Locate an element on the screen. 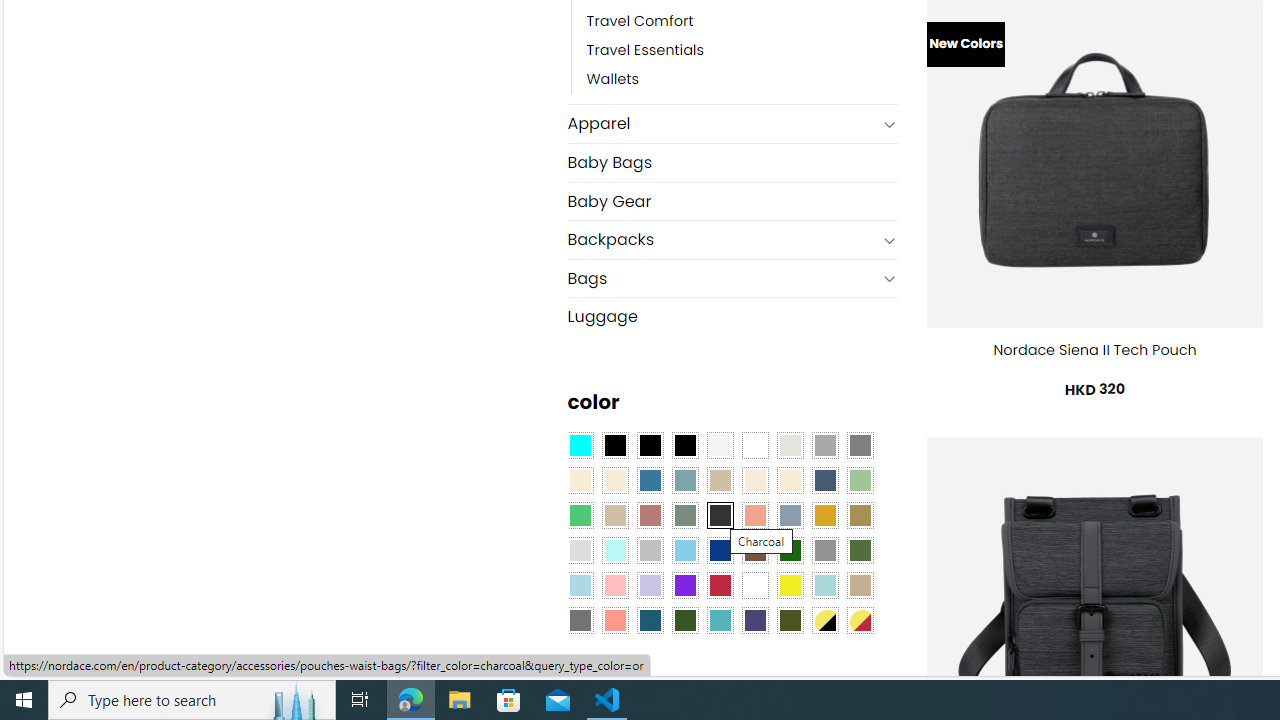 The height and width of the screenshot is (720, 1280). 'Capri Blue' is located at coordinates (650, 618).